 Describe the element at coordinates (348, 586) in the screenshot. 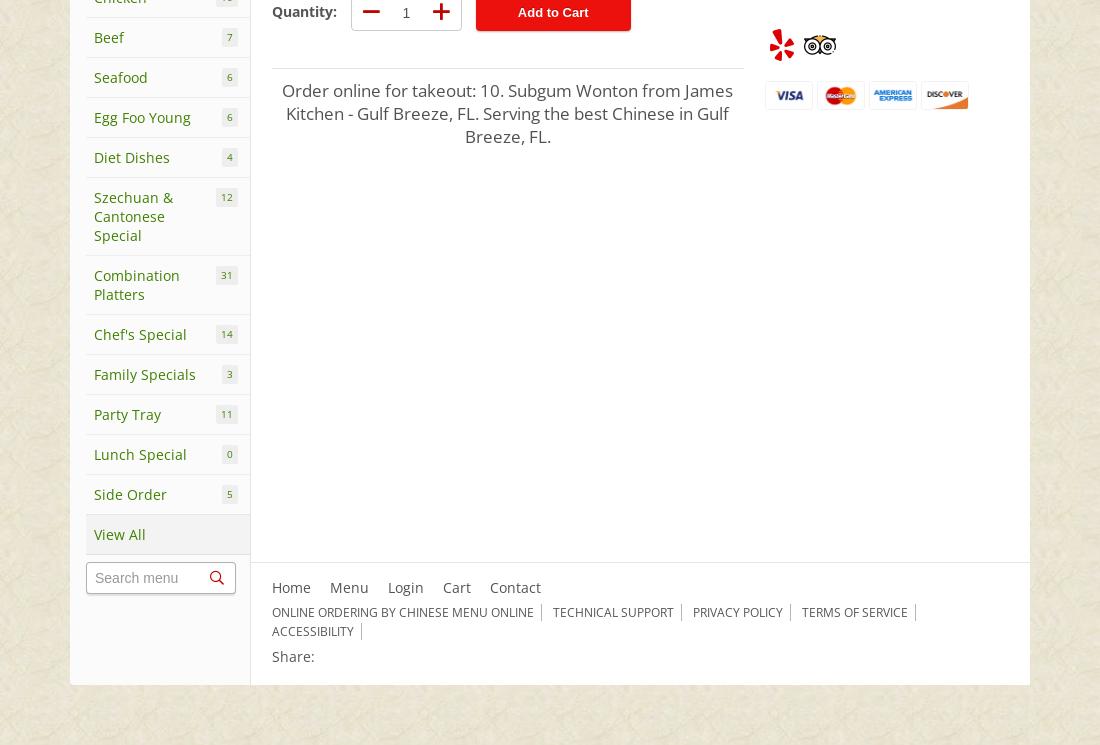

I see `'Menu'` at that location.